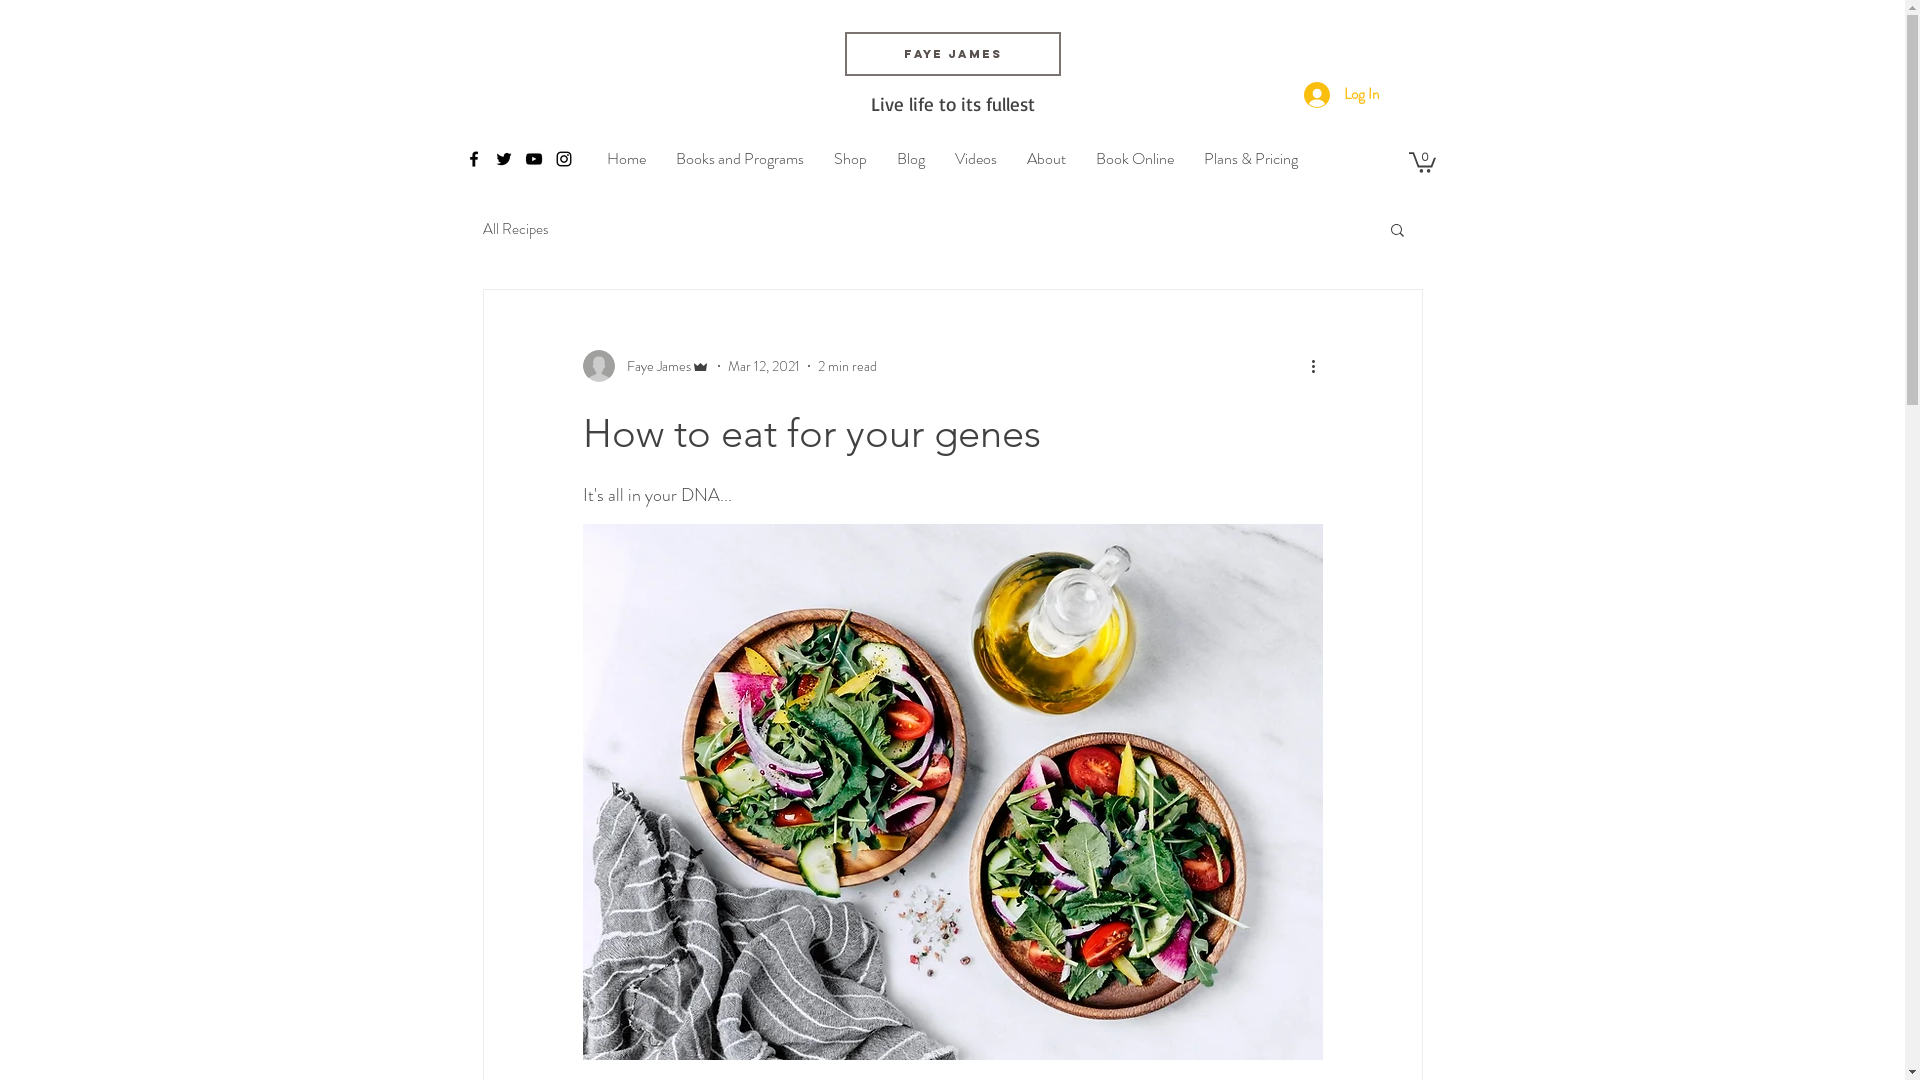 The height and width of the screenshot is (1080, 1920). Describe the element at coordinates (1290, 95) in the screenshot. I see `'Log In'` at that location.